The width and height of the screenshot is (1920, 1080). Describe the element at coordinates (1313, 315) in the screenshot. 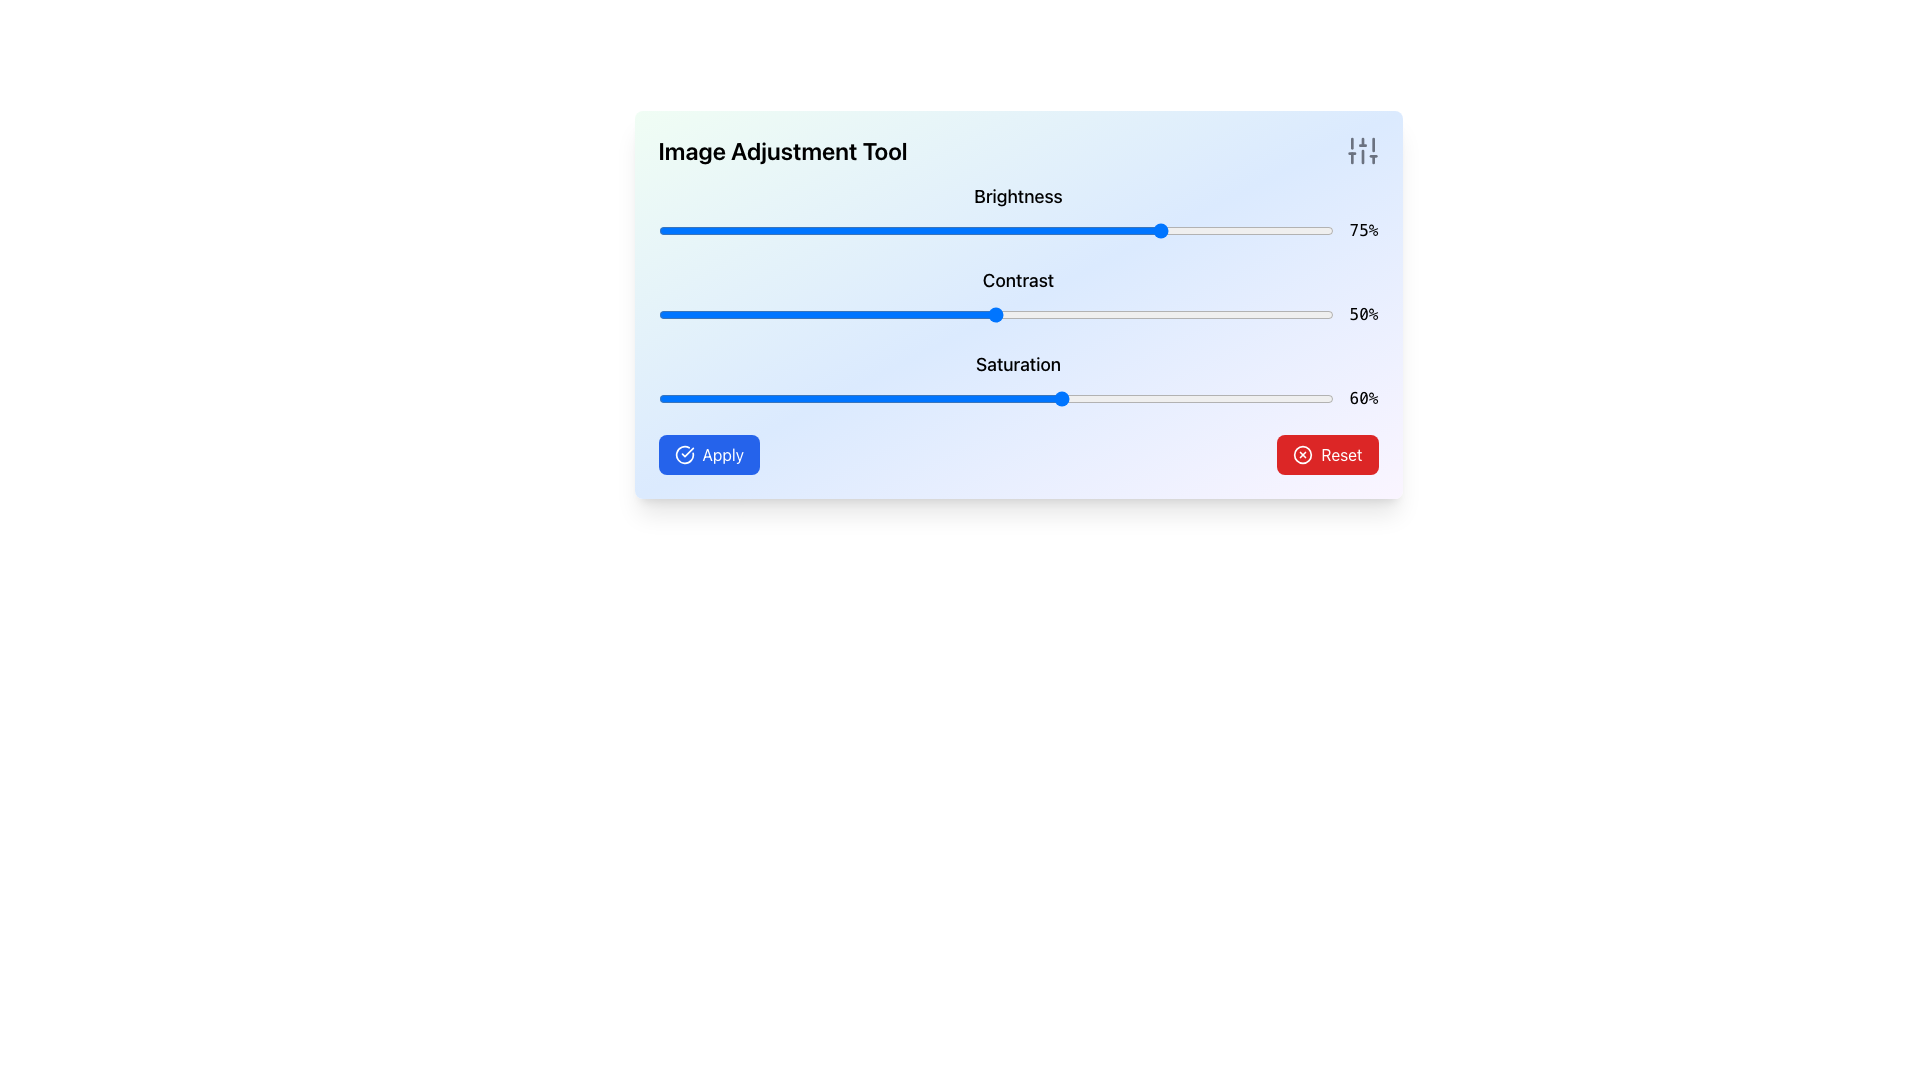

I see `the contrast value` at that location.